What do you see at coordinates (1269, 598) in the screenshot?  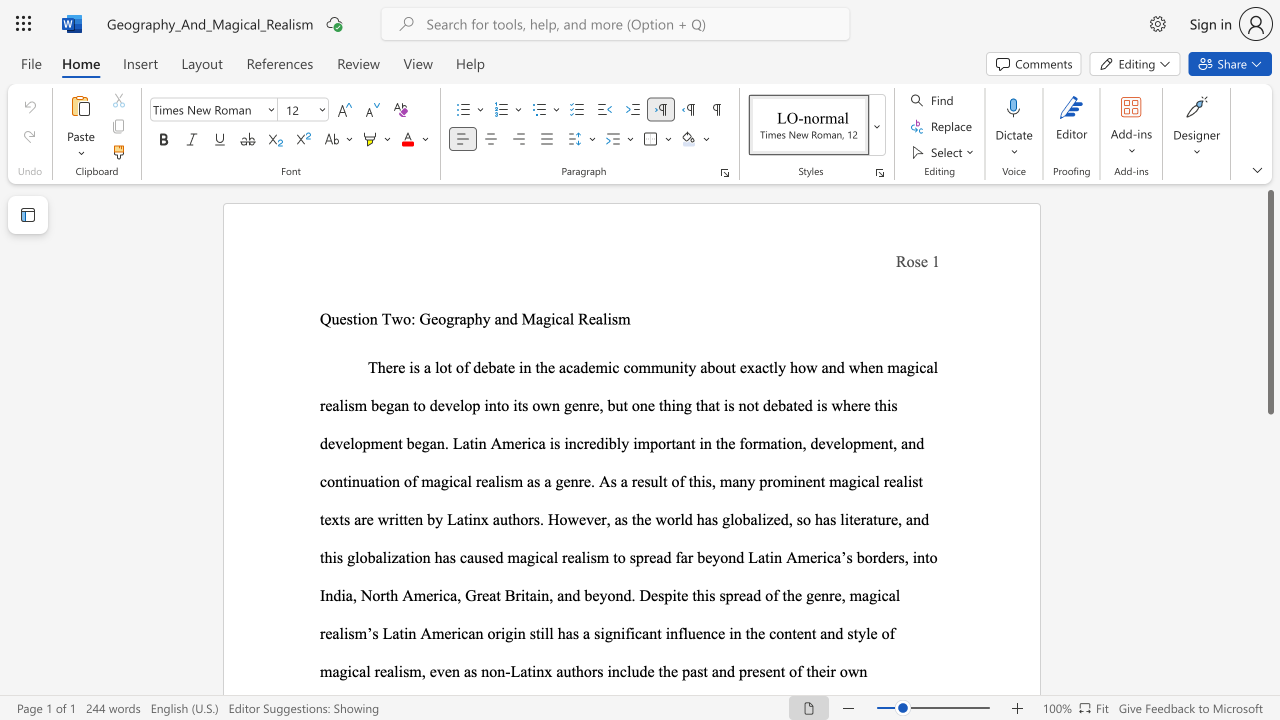 I see `the scrollbar on the side` at bounding box center [1269, 598].